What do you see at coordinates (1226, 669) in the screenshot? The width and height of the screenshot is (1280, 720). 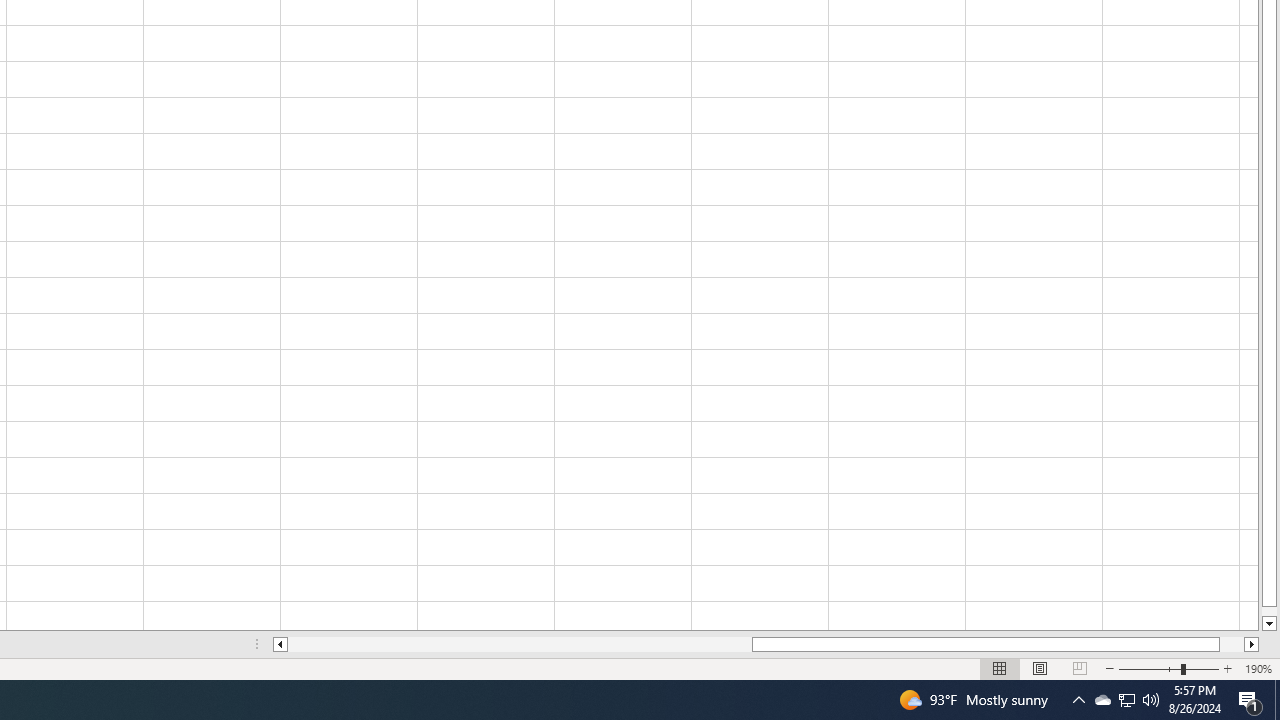 I see `'Zoom In'` at bounding box center [1226, 669].